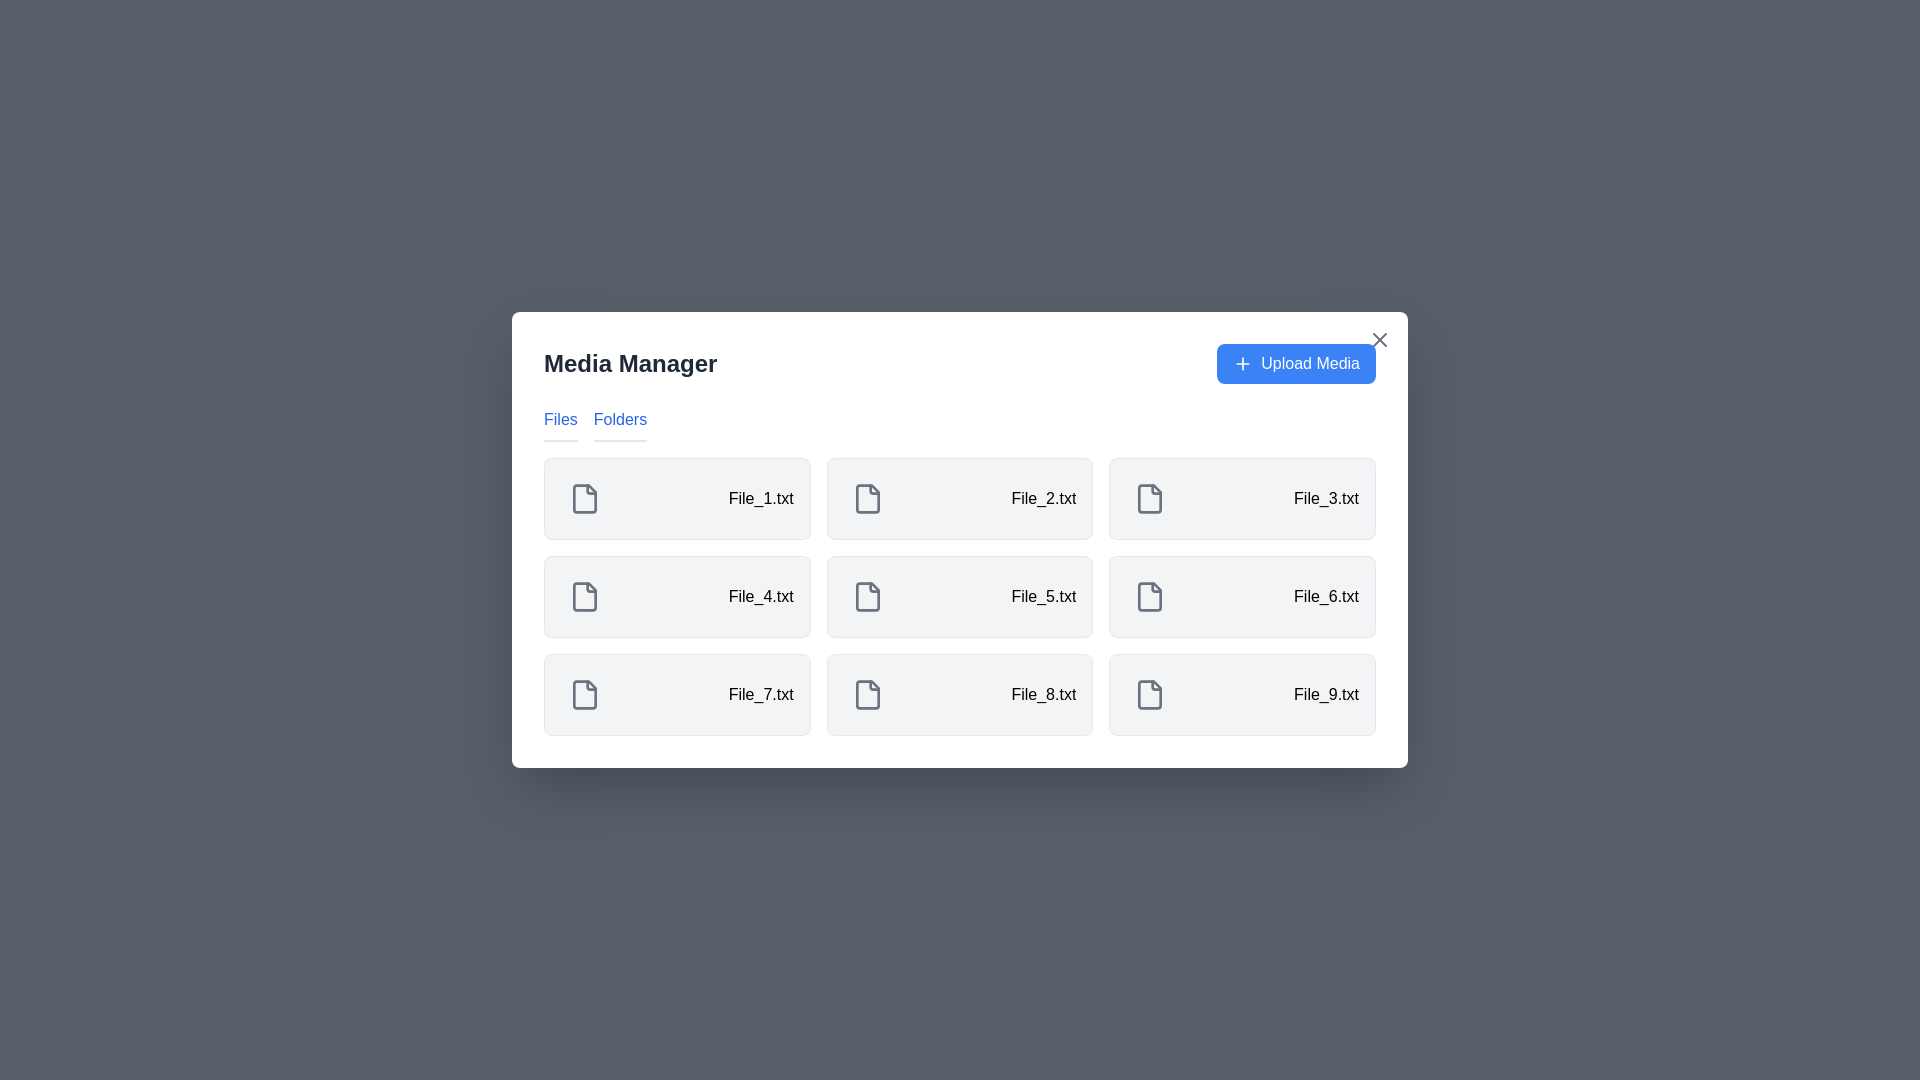  What do you see at coordinates (1042, 497) in the screenshot?
I see `the static text label displaying 'File_2.txt', which is positioned in the first row and second column of a grid of file blocks` at bounding box center [1042, 497].